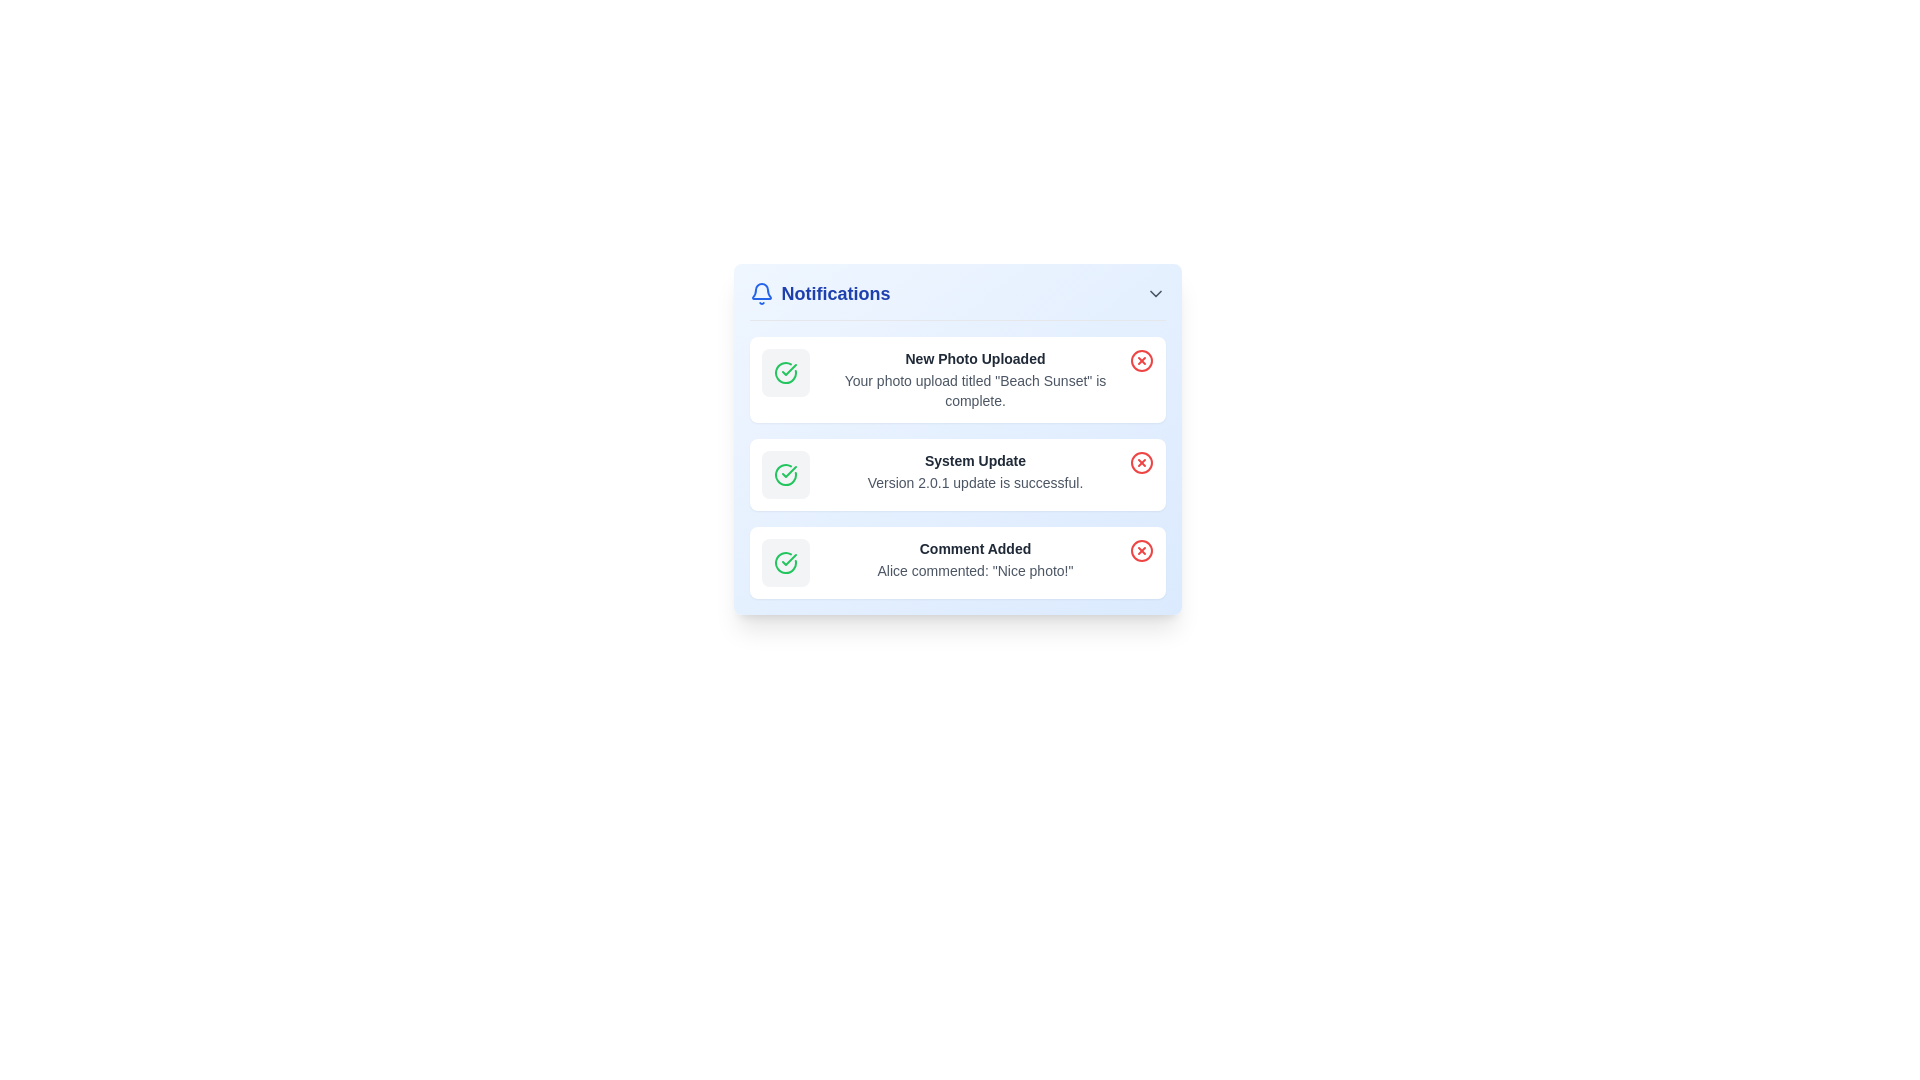 This screenshot has width=1920, height=1080. What do you see at coordinates (1141, 361) in the screenshot?
I see `the close button located at the top-right corner of the 'New Photo Uploaded' notification card` at bounding box center [1141, 361].